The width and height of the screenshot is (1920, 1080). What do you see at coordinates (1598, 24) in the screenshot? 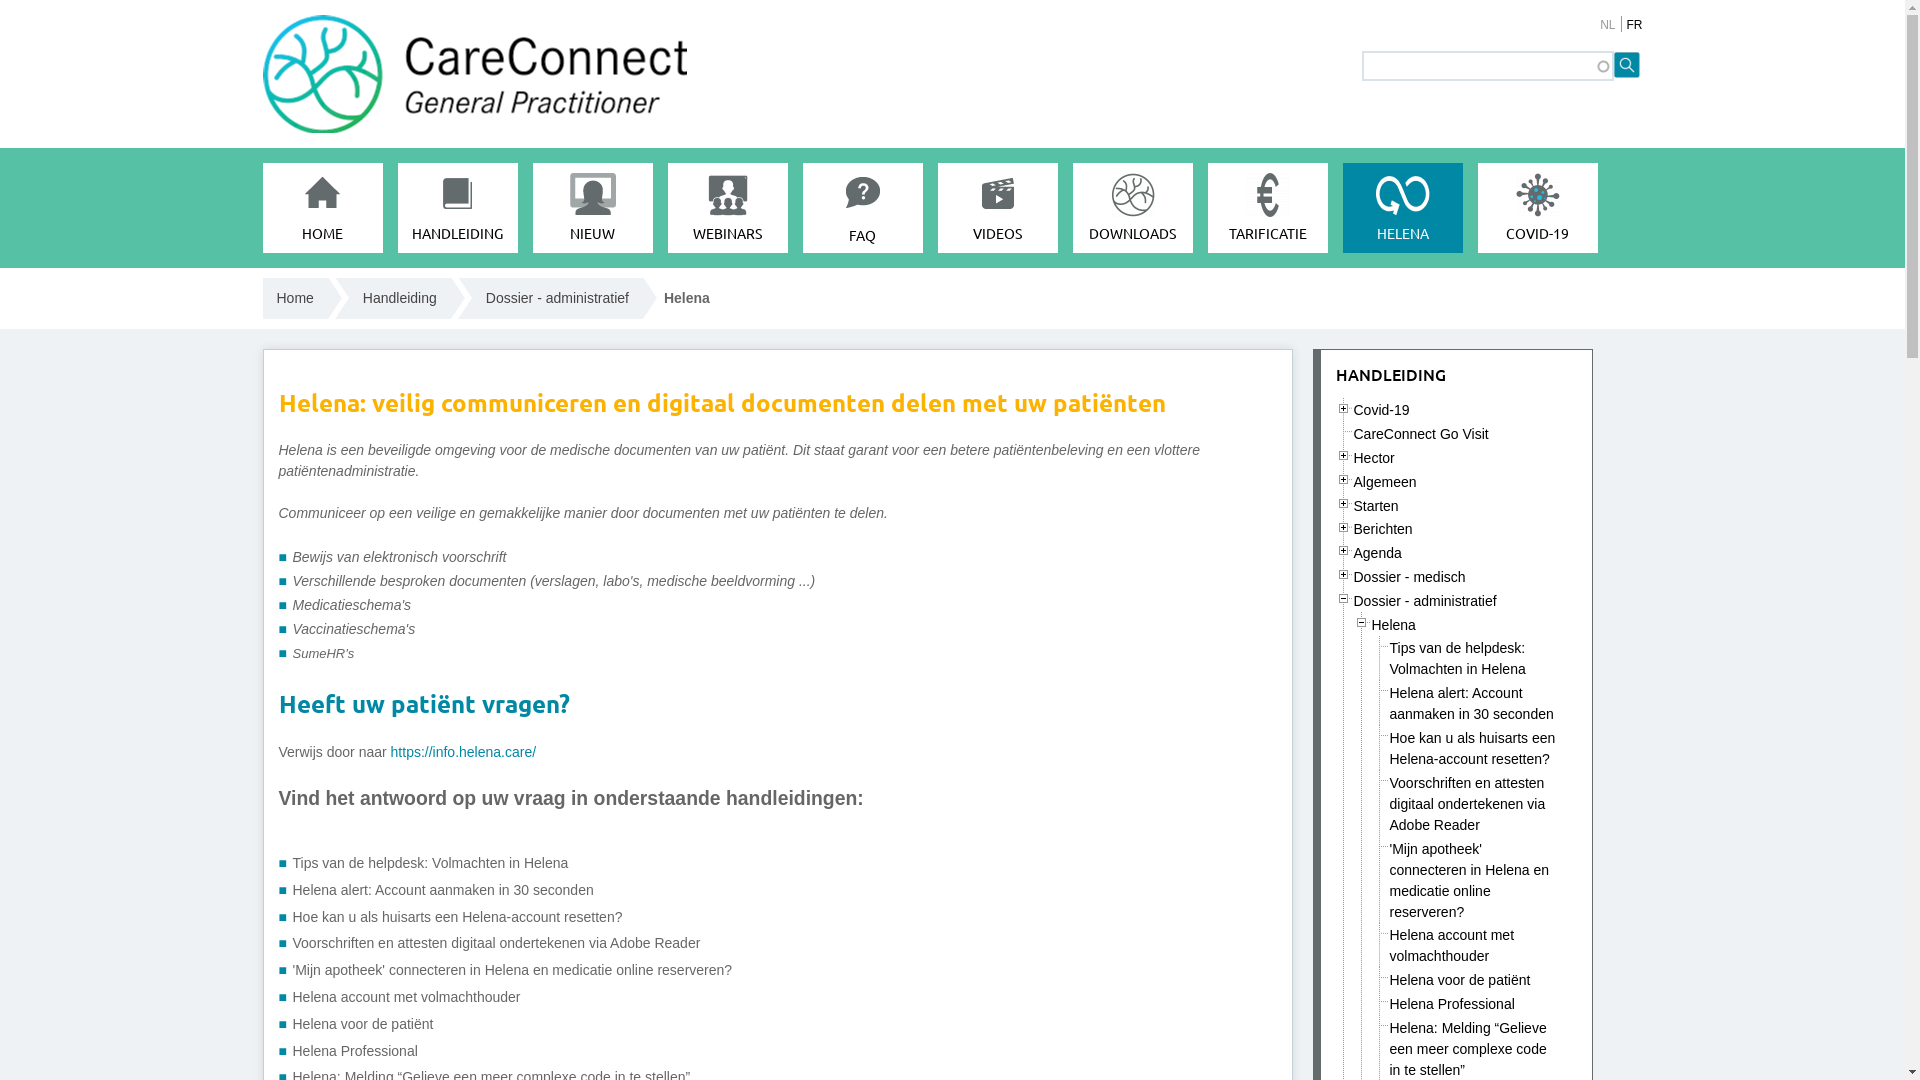
I see `'NL'` at bounding box center [1598, 24].